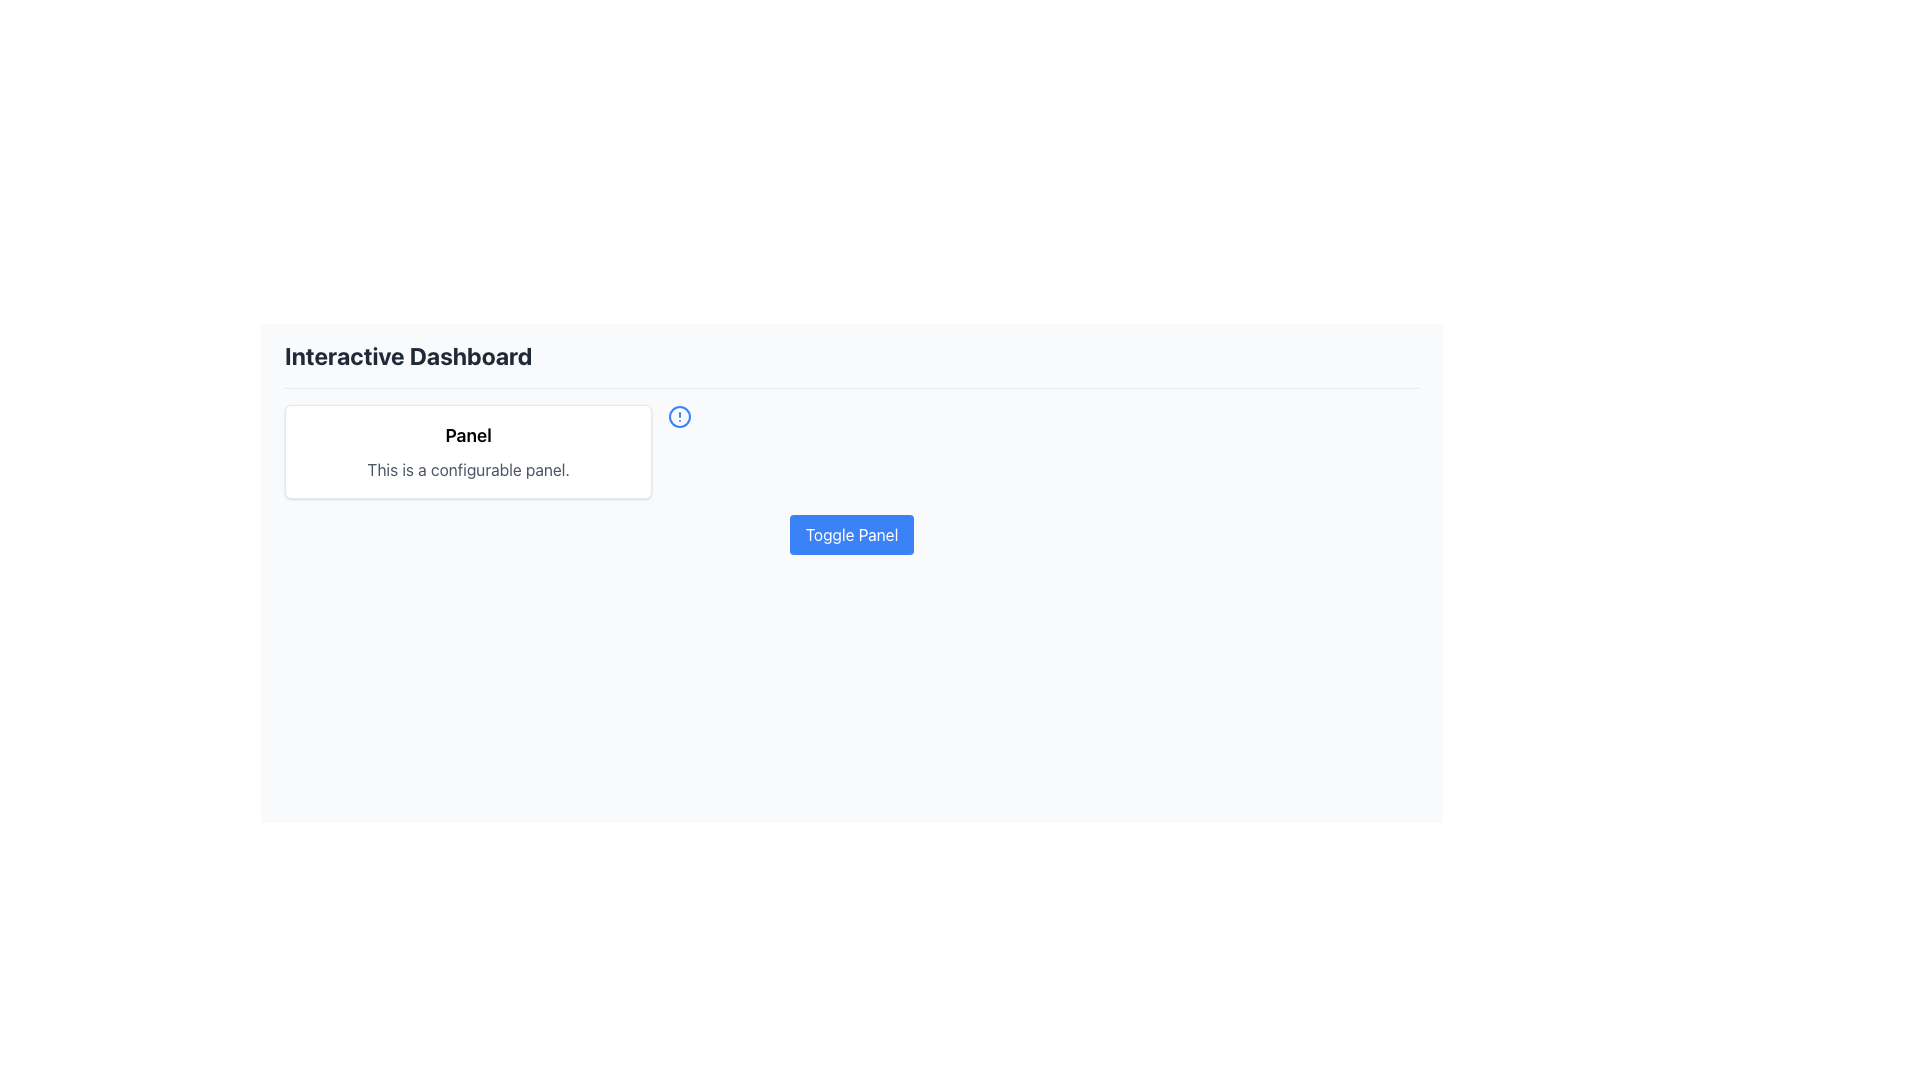 The height and width of the screenshot is (1080, 1920). What do you see at coordinates (467, 470) in the screenshot?
I see `the Text Label located beneath the title 'Panel' in the lower portion of the bordered, shadowed panel, which provides additional descriptive information about the panel's functionality` at bounding box center [467, 470].